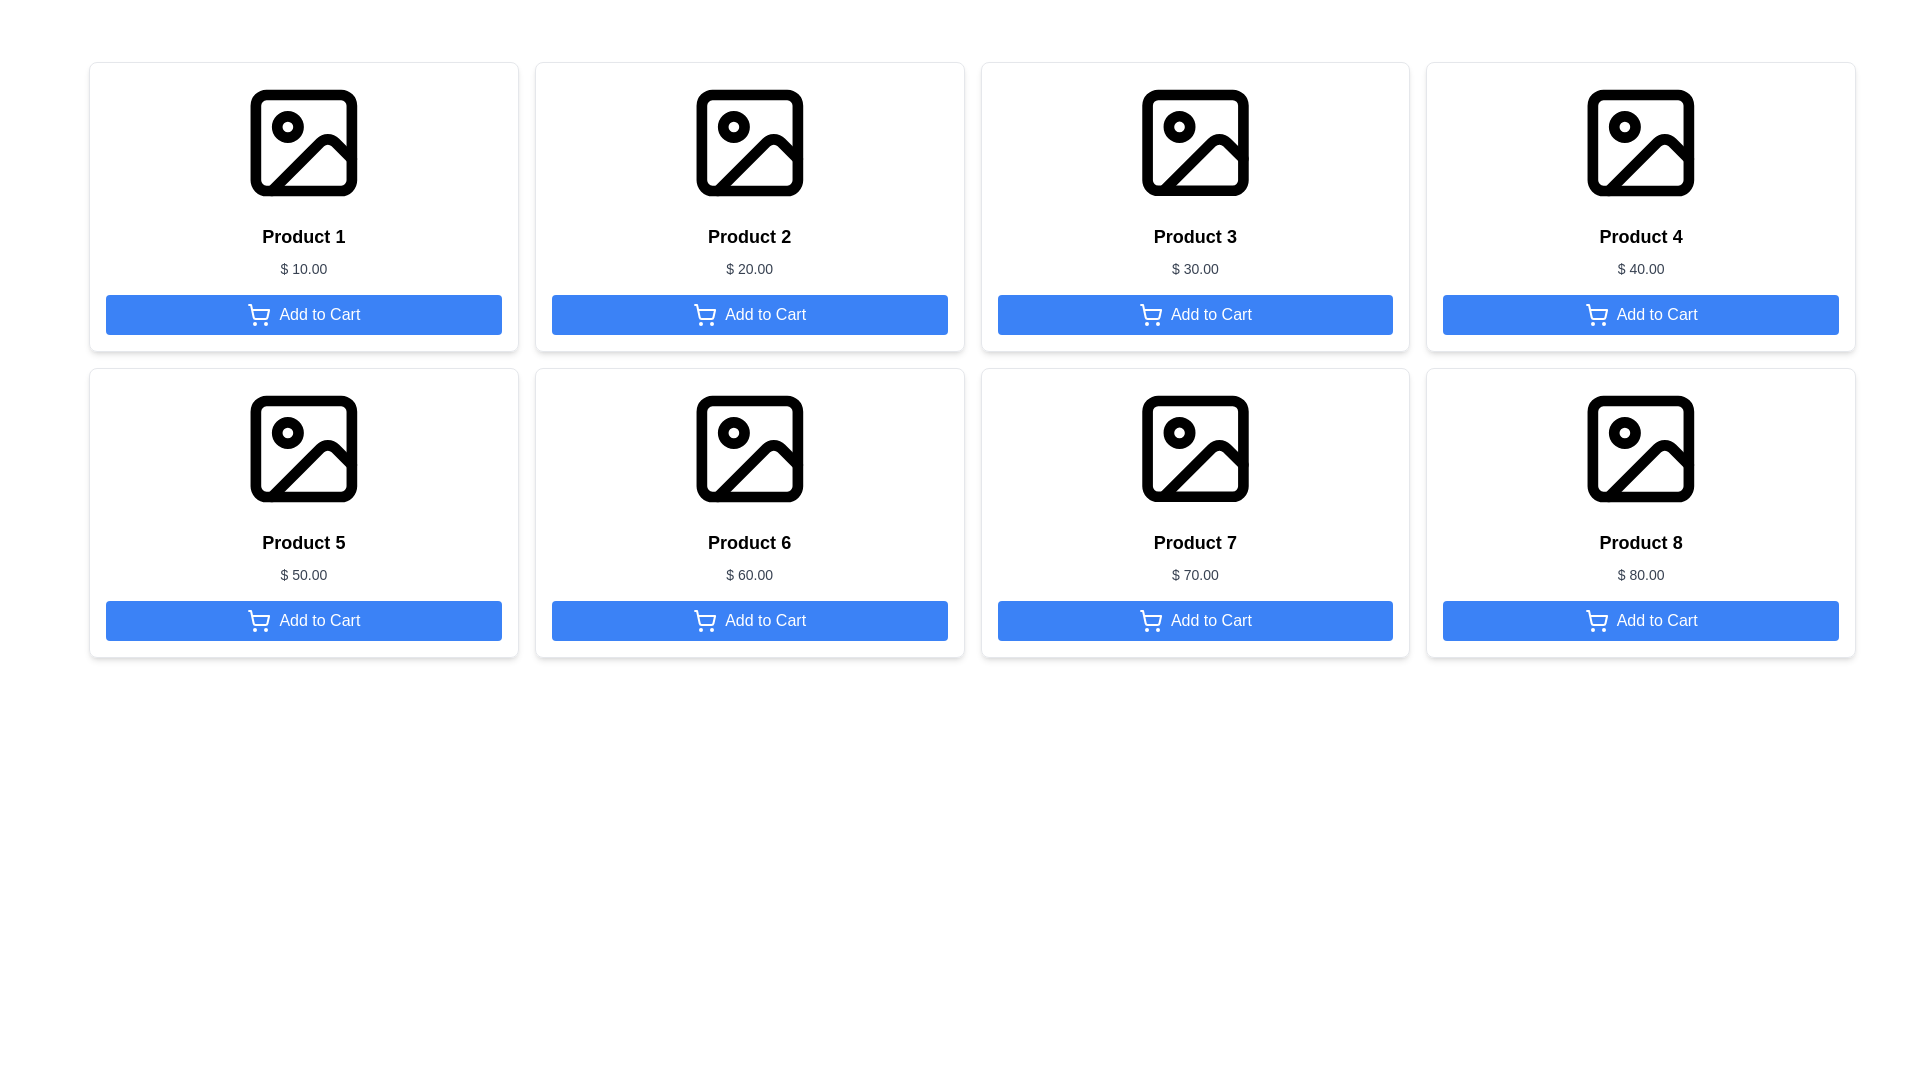 This screenshot has width=1920, height=1080. I want to click on displayed price '$ 70.00' from the text display located beneath the title 'Product 7' and above the 'Add to Cart' button, so click(1195, 574).